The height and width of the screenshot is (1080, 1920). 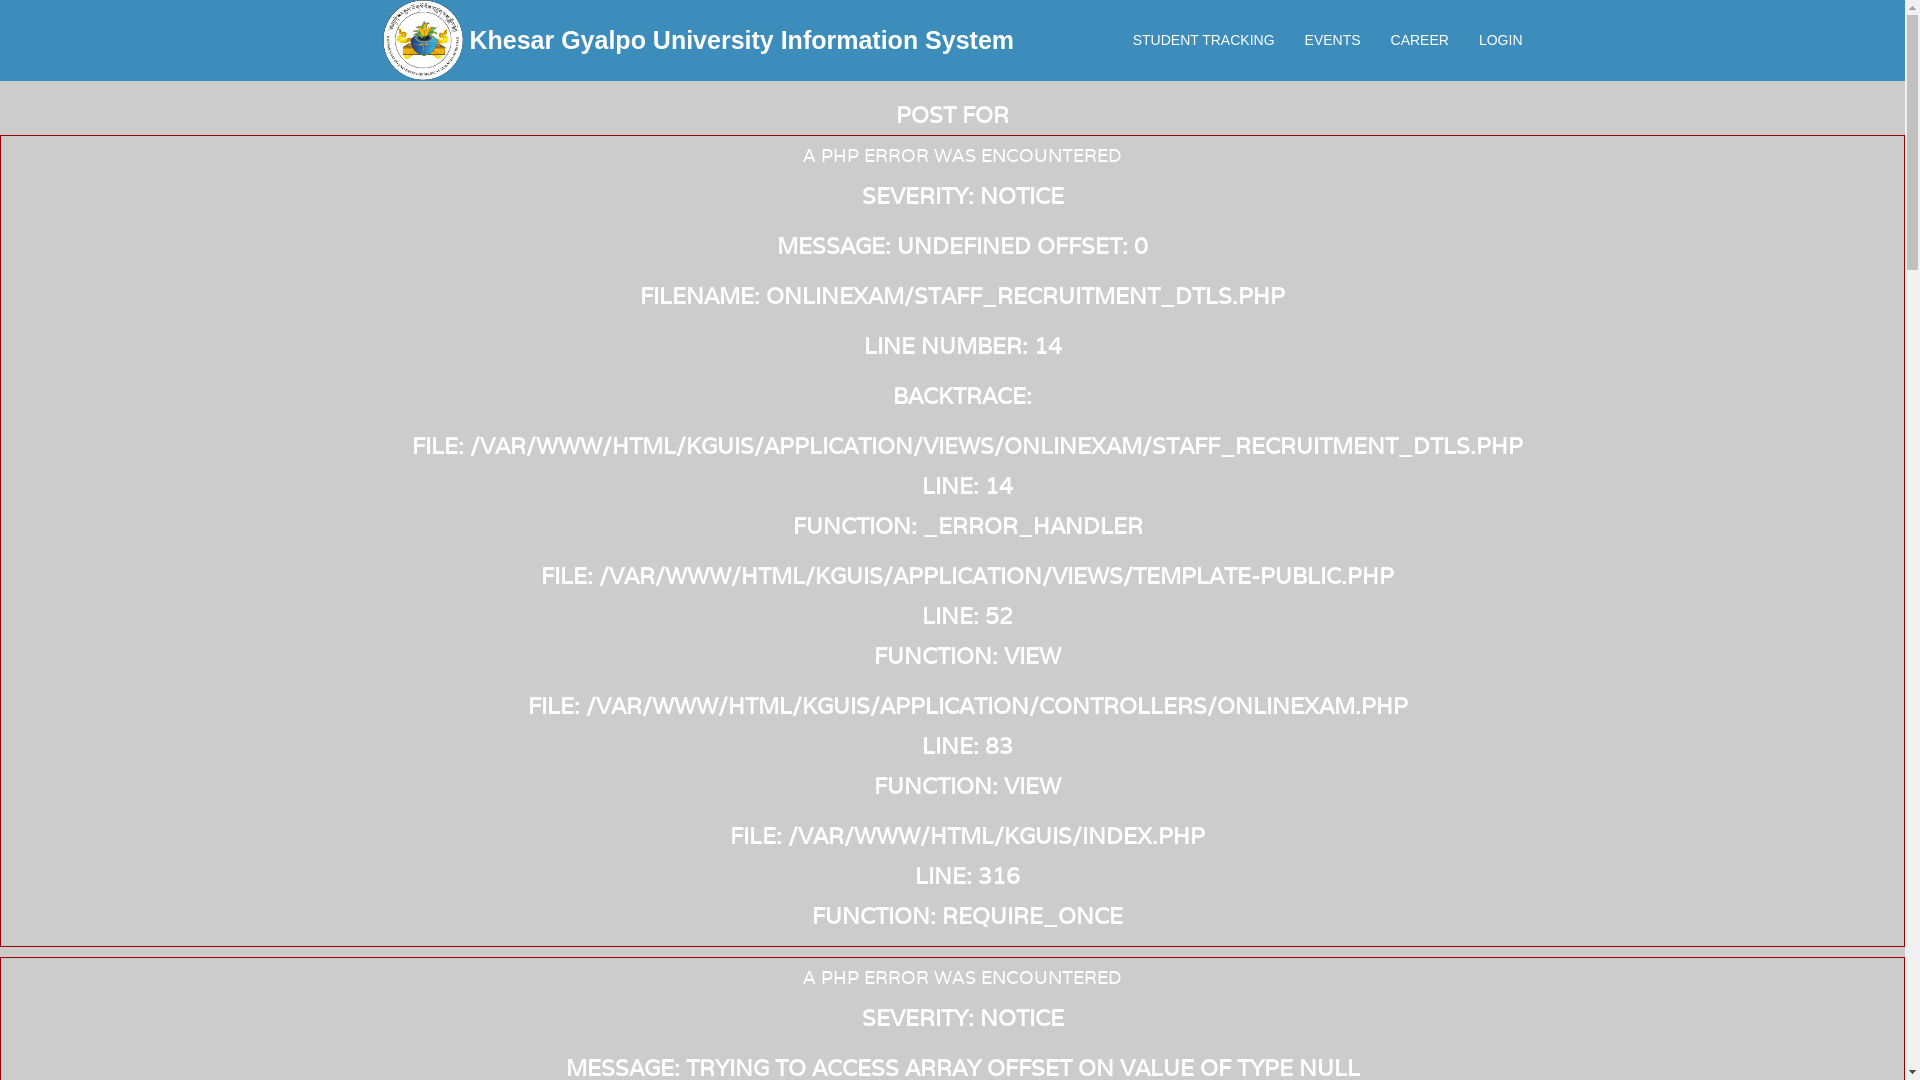 What do you see at coordinates (1290, 39) in the screenshot?
I see `'EVENTS'` at bounding box center [1290, 39].